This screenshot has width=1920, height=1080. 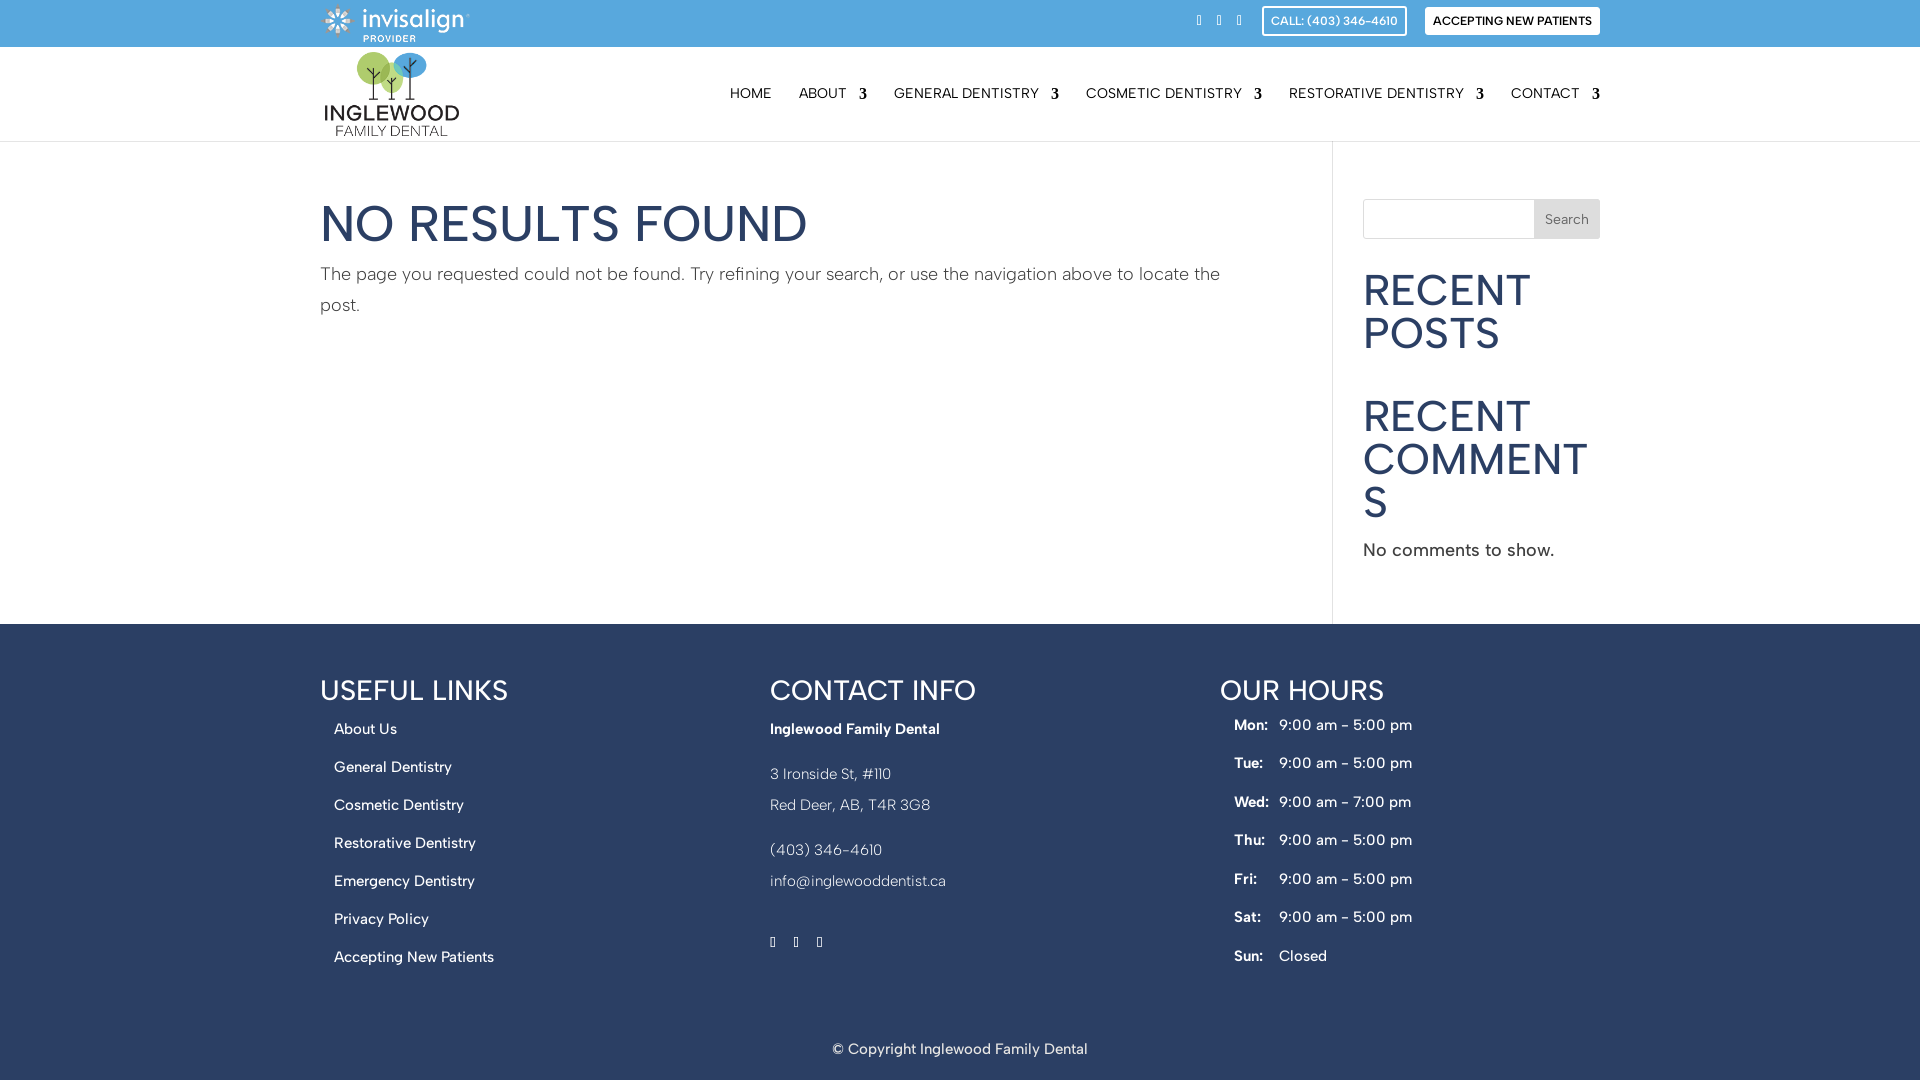 What do you see at coordinates (749, 114) in the screenshot?
I see `'HOME'` at bounding box center [749, 114].